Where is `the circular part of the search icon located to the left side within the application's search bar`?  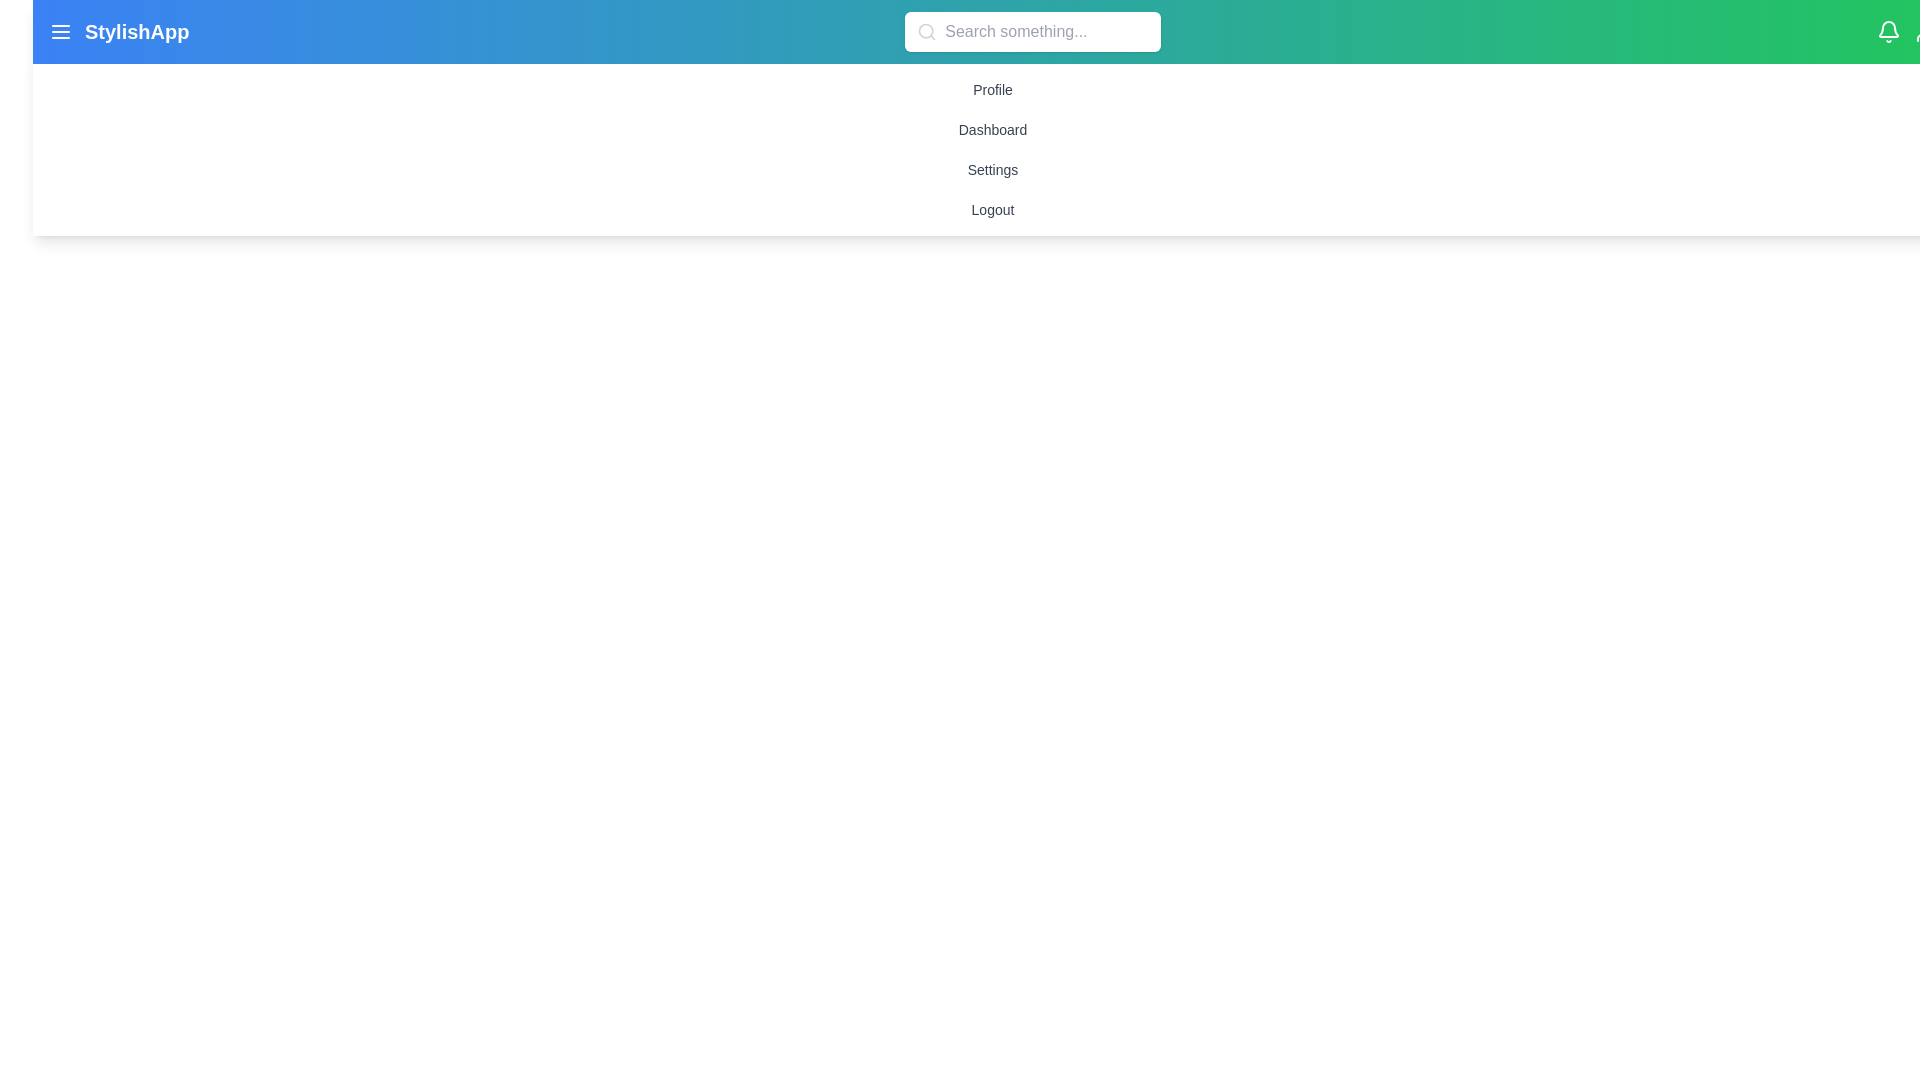 the circular part of the search icon located to the left side within the application's search bar is located at coordinates (925, 31).